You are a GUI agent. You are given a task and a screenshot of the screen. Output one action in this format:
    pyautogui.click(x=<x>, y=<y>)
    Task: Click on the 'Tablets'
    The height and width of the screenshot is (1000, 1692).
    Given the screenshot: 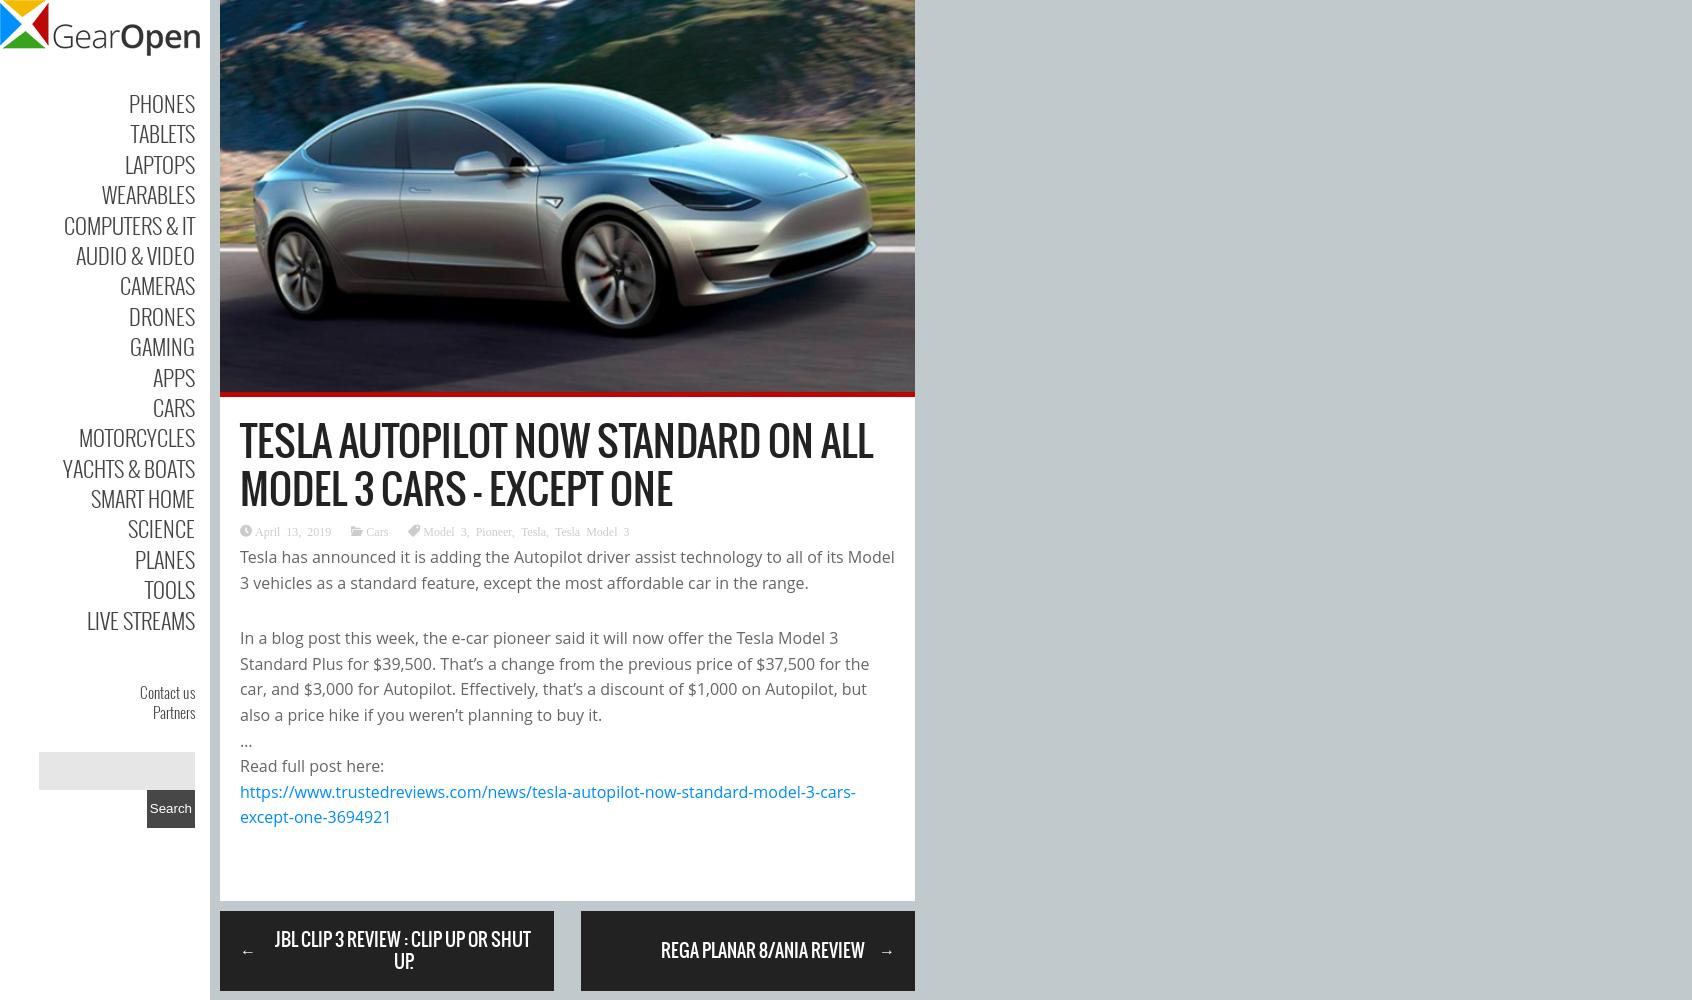 What is the action you would take?
    pyautogui.click(x=161, y=133)
    